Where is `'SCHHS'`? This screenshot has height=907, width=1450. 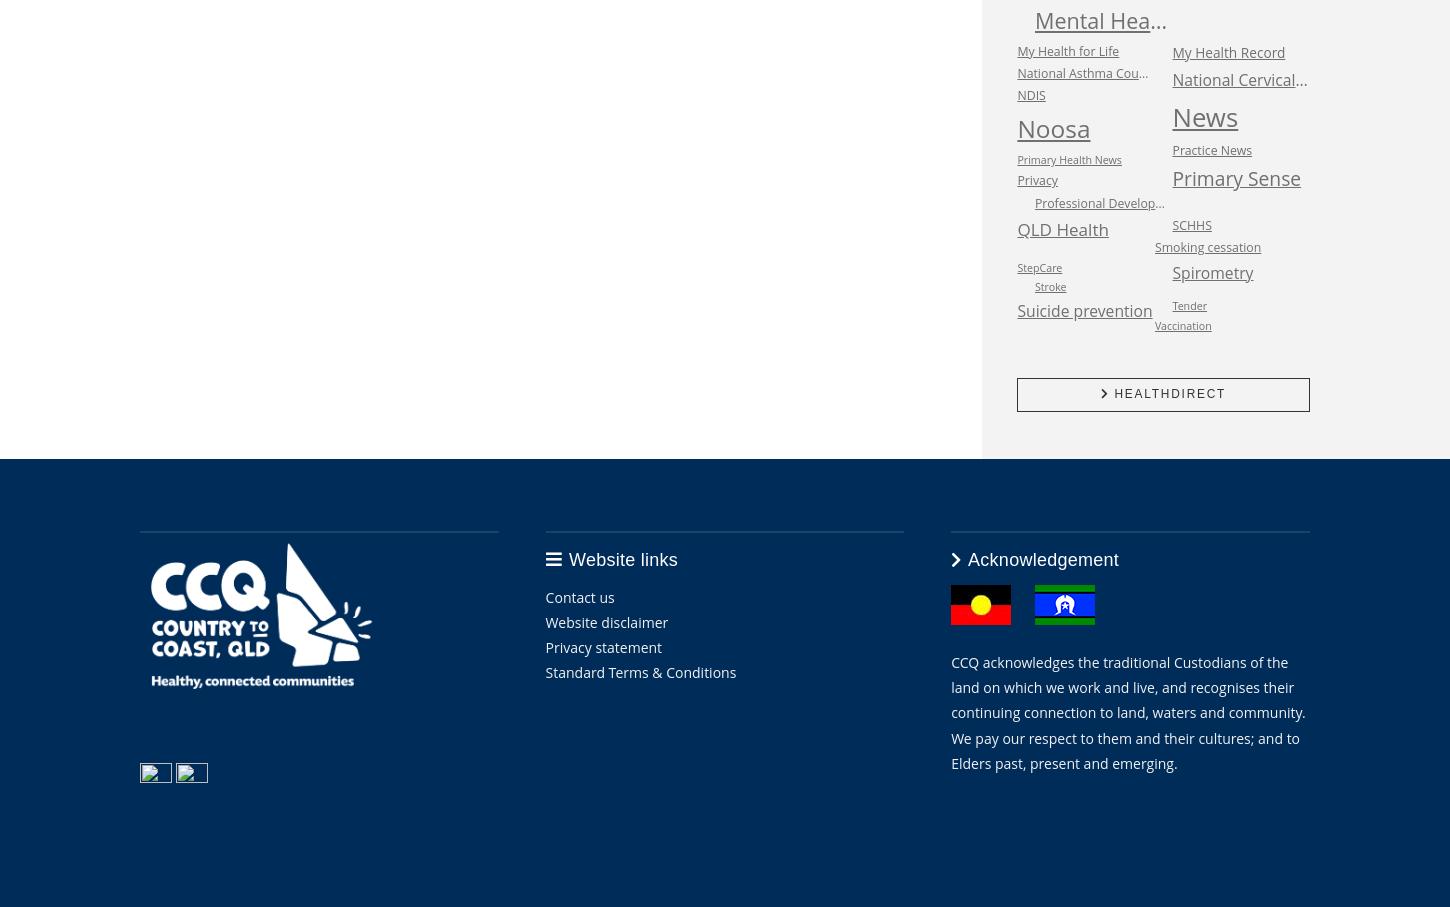 'SCHHS' is located at coordinates (1171, 224).